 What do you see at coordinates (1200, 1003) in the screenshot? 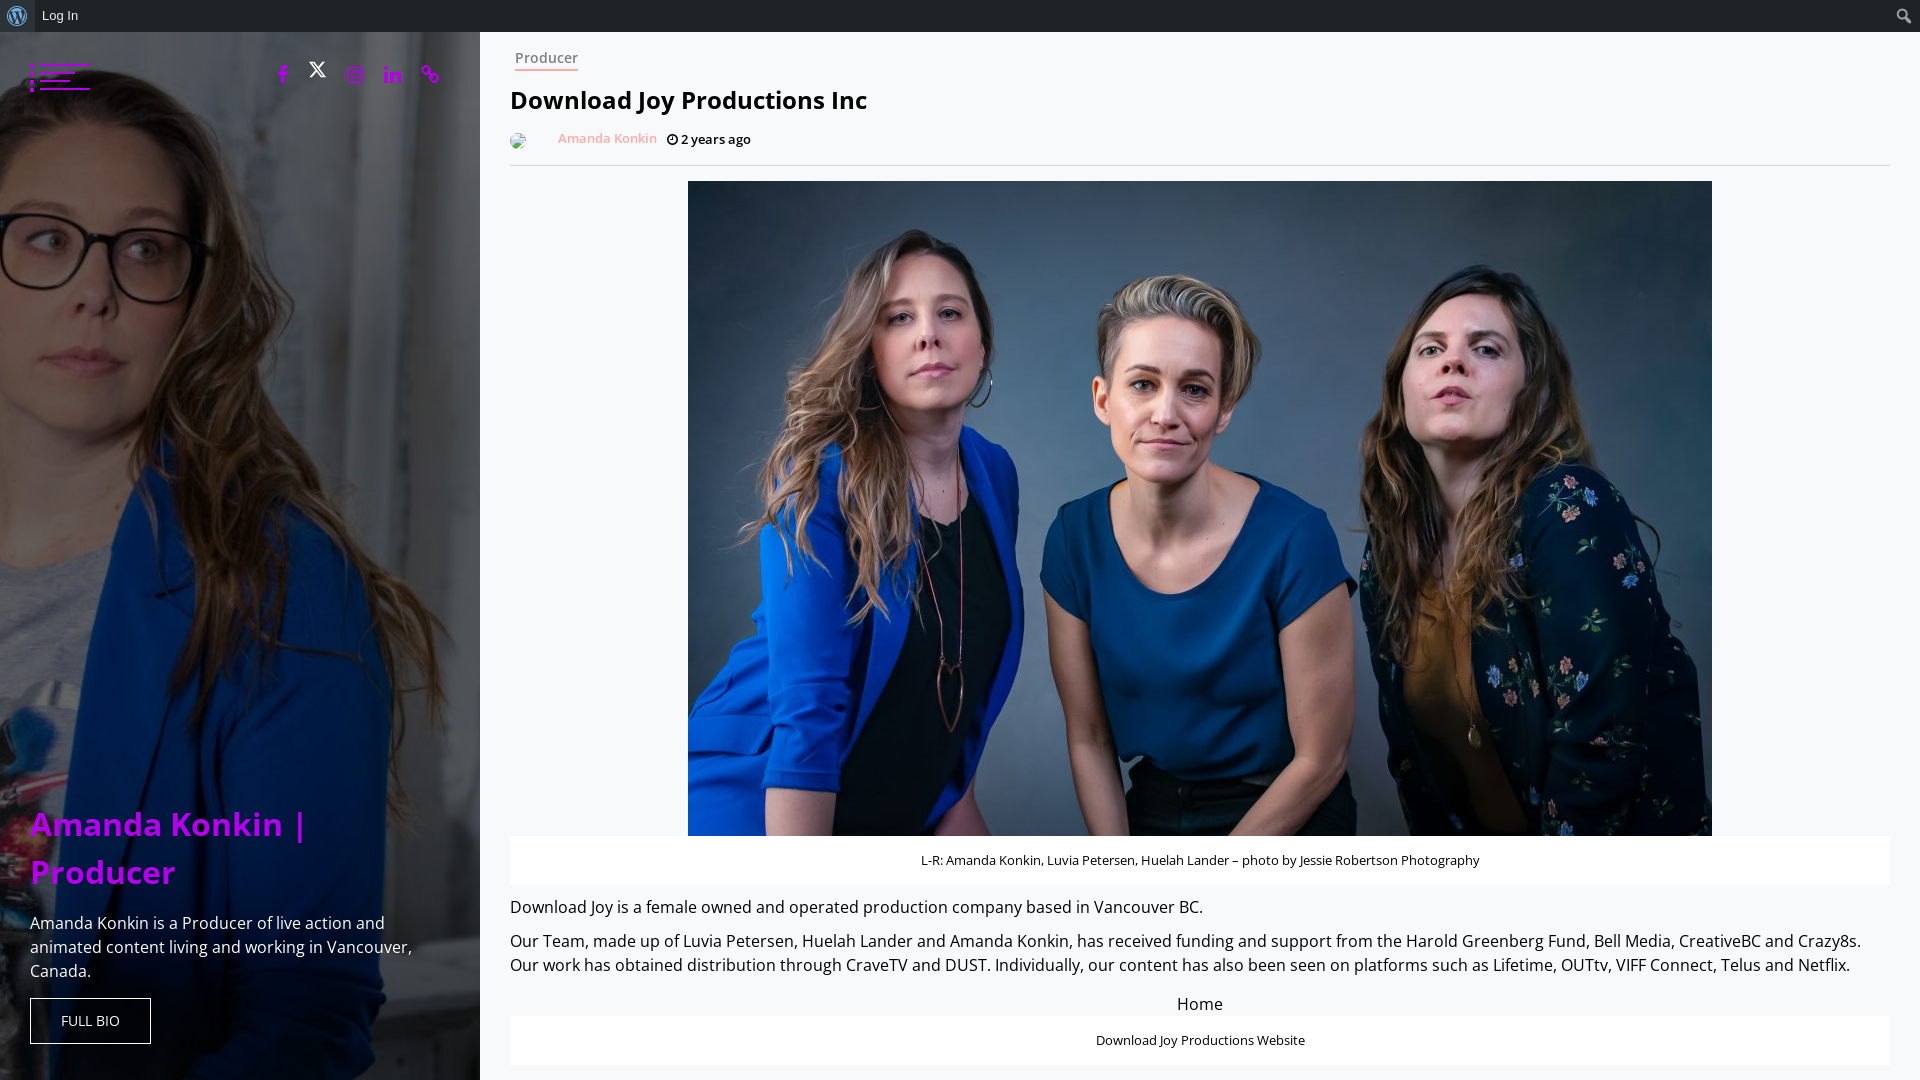
I see `'Home'` at bounding box center [1200, 1003].